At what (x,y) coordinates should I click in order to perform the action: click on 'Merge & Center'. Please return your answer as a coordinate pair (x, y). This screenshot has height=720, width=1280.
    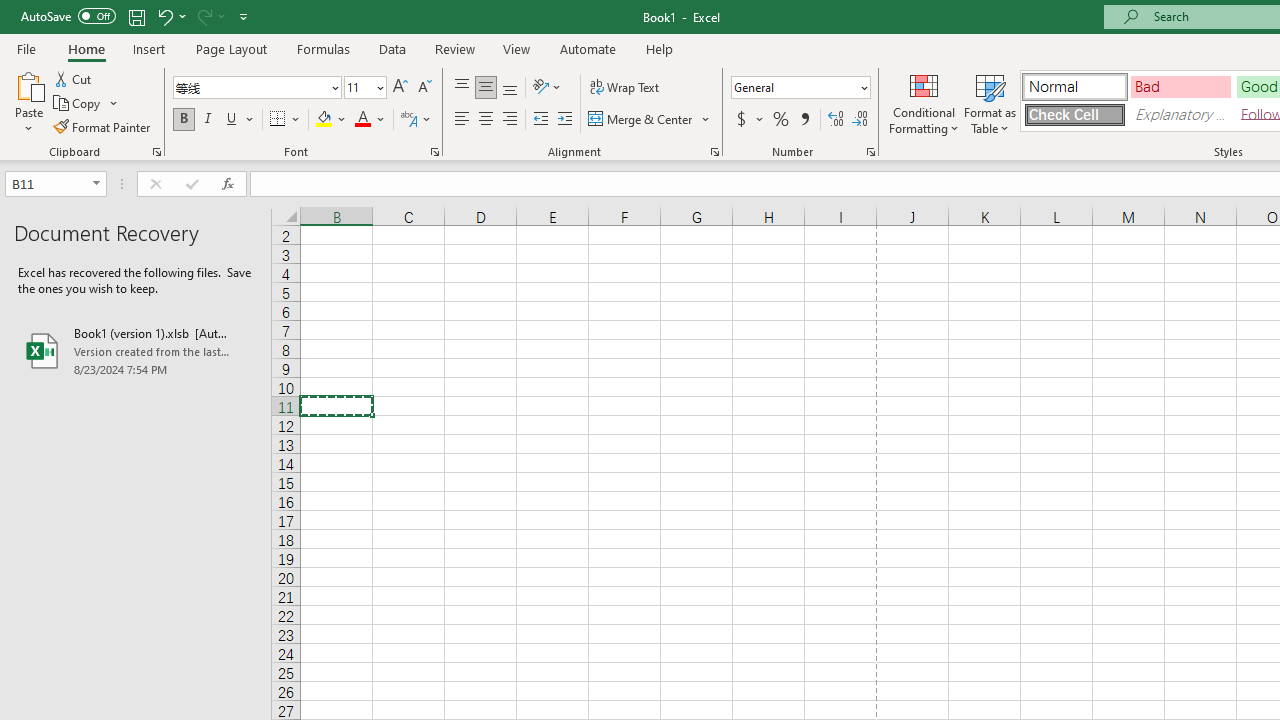
    Looking at the image, I should click on (641, 119).